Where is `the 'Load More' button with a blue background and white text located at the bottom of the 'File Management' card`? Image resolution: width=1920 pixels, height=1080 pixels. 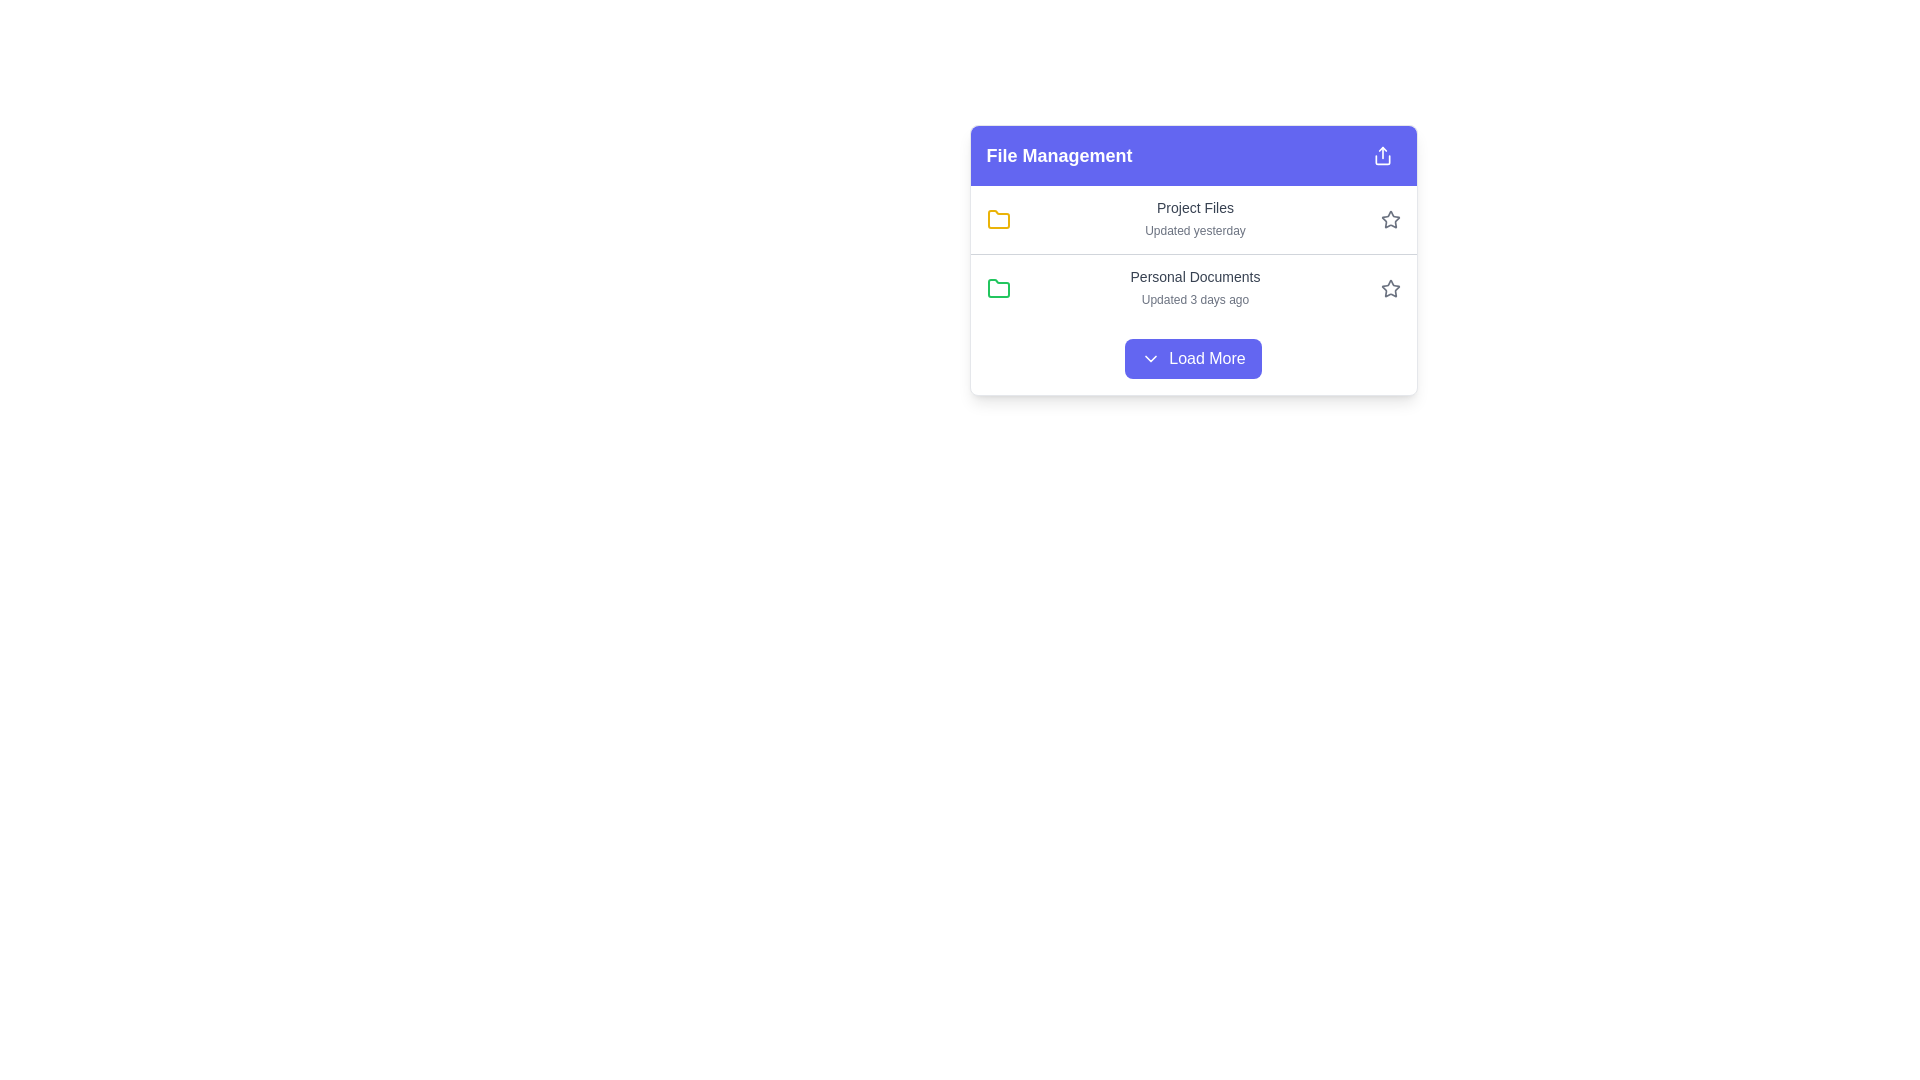 the 'Load More' button with a blue background and white text located at the bottom of the 'File Management' card is located at coordinates (1193, 357).